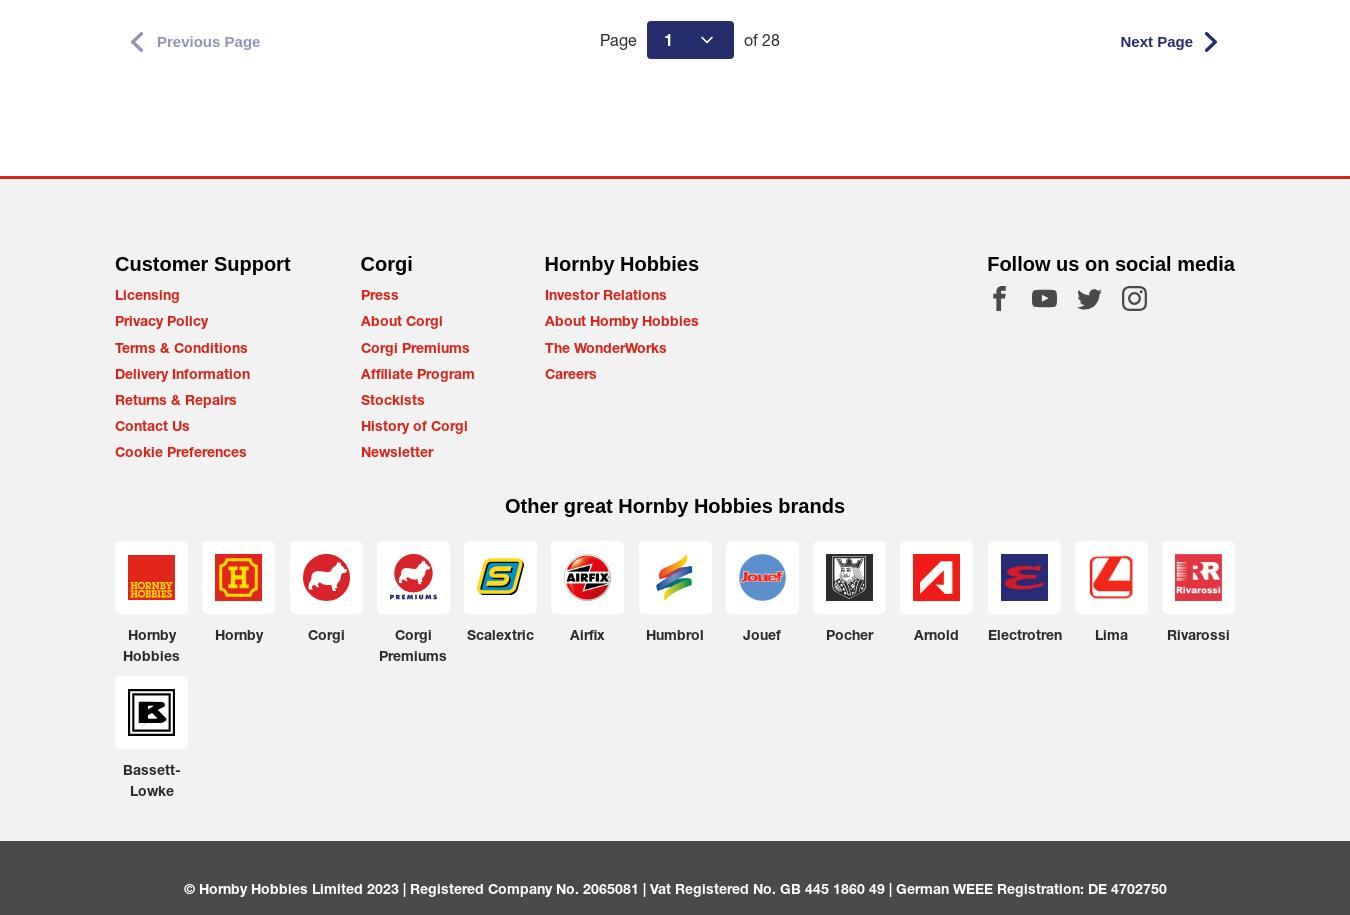  I want to click on 'Page', so click(599, 39).